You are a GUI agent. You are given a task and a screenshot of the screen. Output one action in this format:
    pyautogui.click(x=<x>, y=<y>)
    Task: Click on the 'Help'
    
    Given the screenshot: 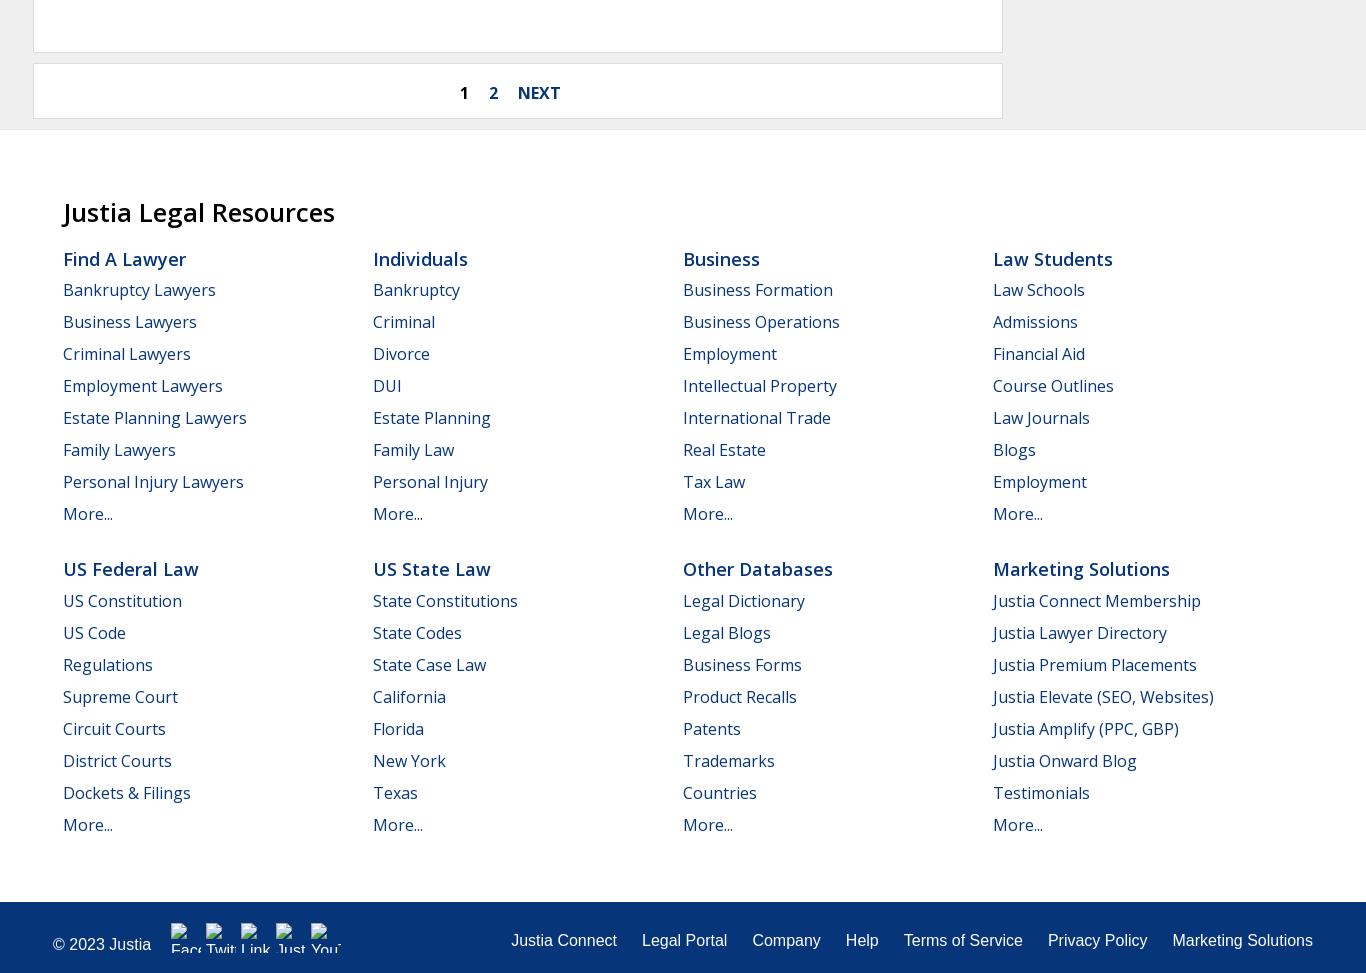 What is the action you would take?
    pyautogui.click(x=860, y=938)
    